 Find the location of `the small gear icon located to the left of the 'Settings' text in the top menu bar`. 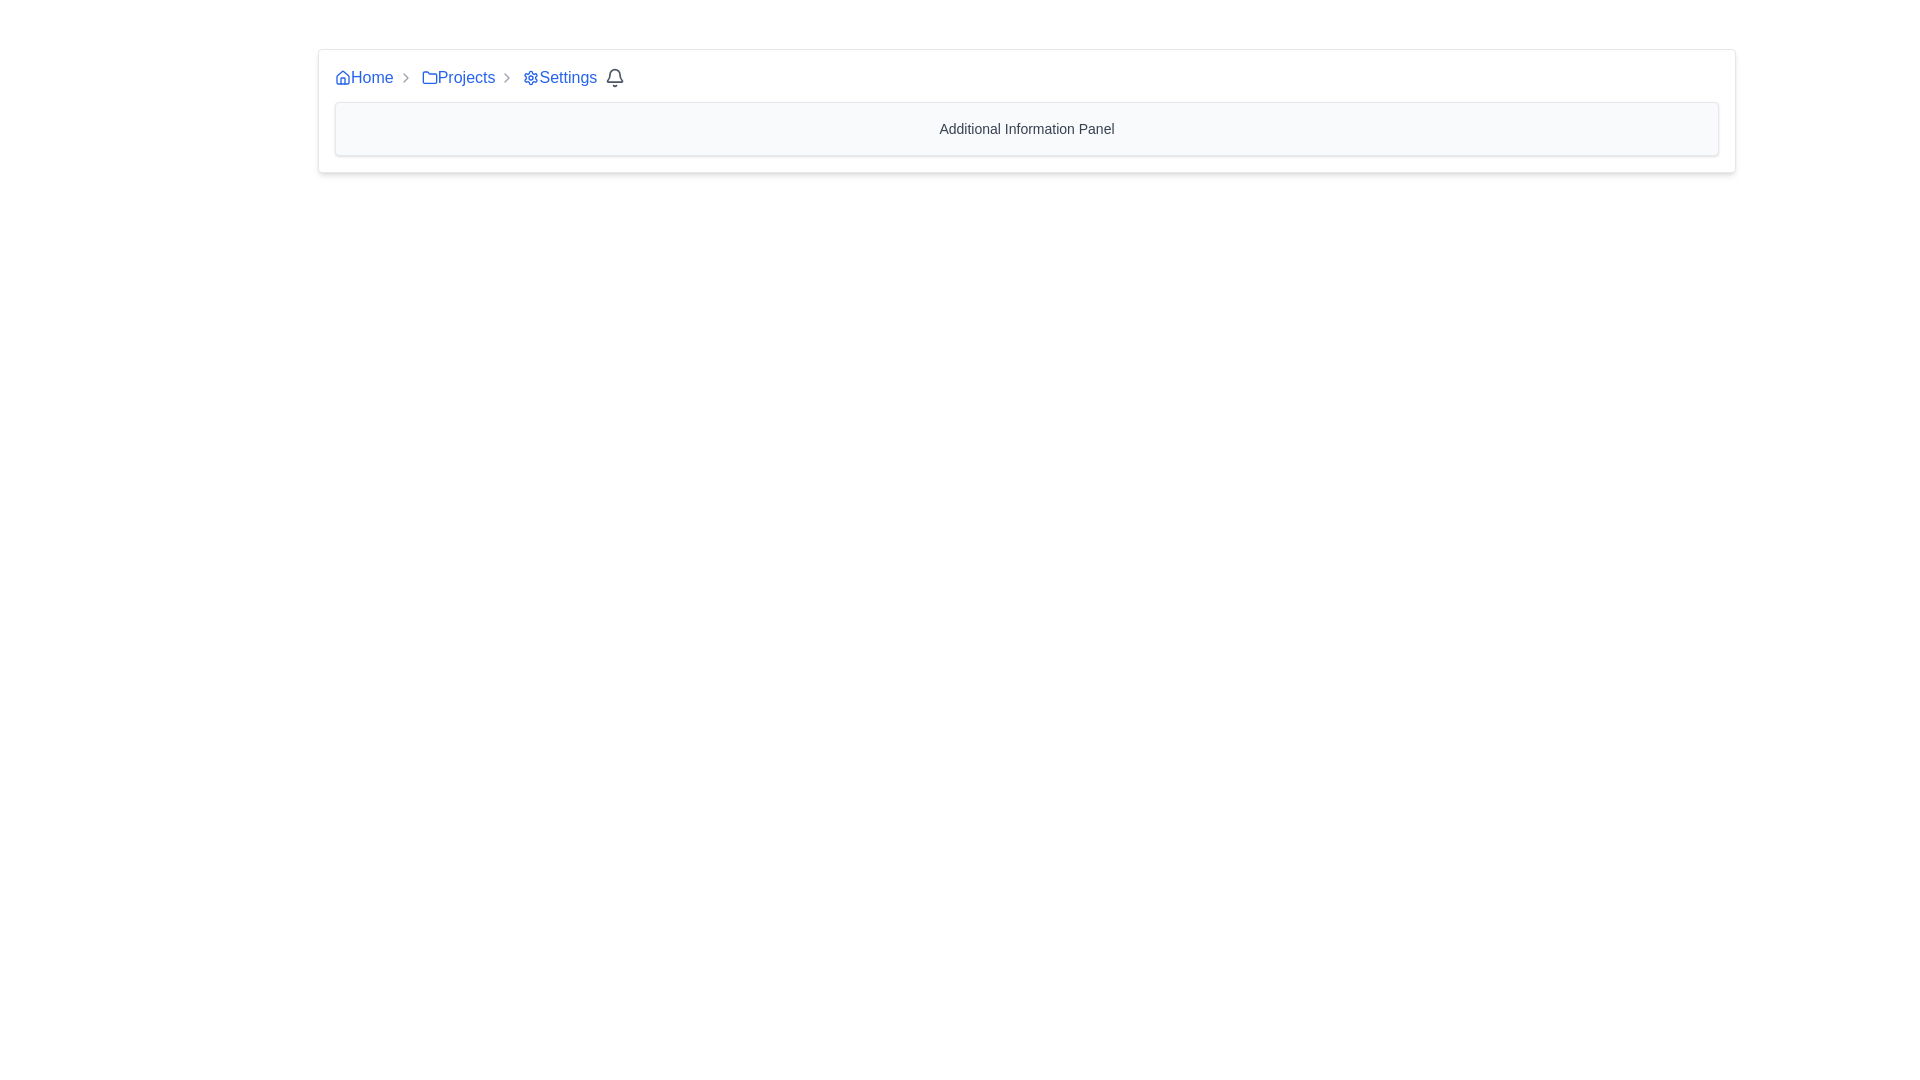

the small gear icon located to the left of the 'Settings' text in the top menu bar is located at coordinates (531, 76).